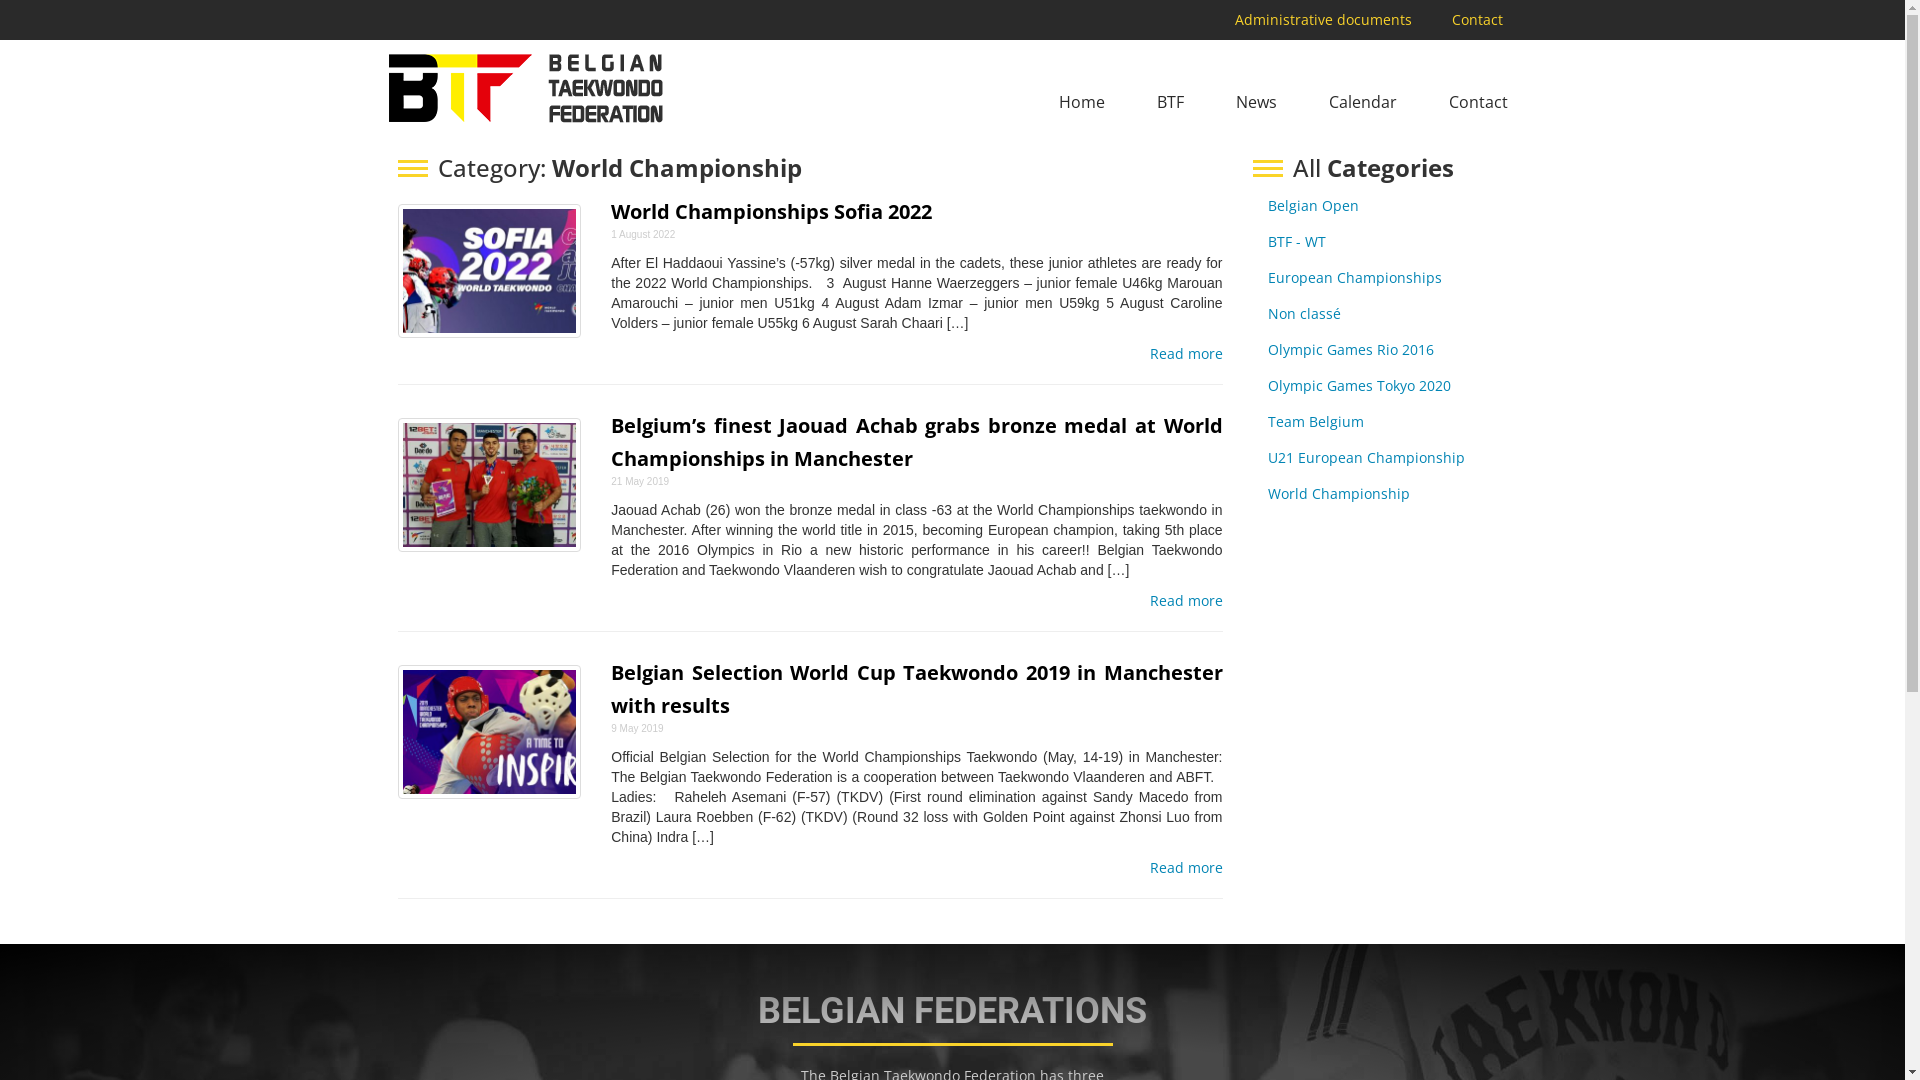  What do you see at coordinates (1339, 493) in the screenshot?
I see `'World Championship'` at bounding box center [1339, 493].